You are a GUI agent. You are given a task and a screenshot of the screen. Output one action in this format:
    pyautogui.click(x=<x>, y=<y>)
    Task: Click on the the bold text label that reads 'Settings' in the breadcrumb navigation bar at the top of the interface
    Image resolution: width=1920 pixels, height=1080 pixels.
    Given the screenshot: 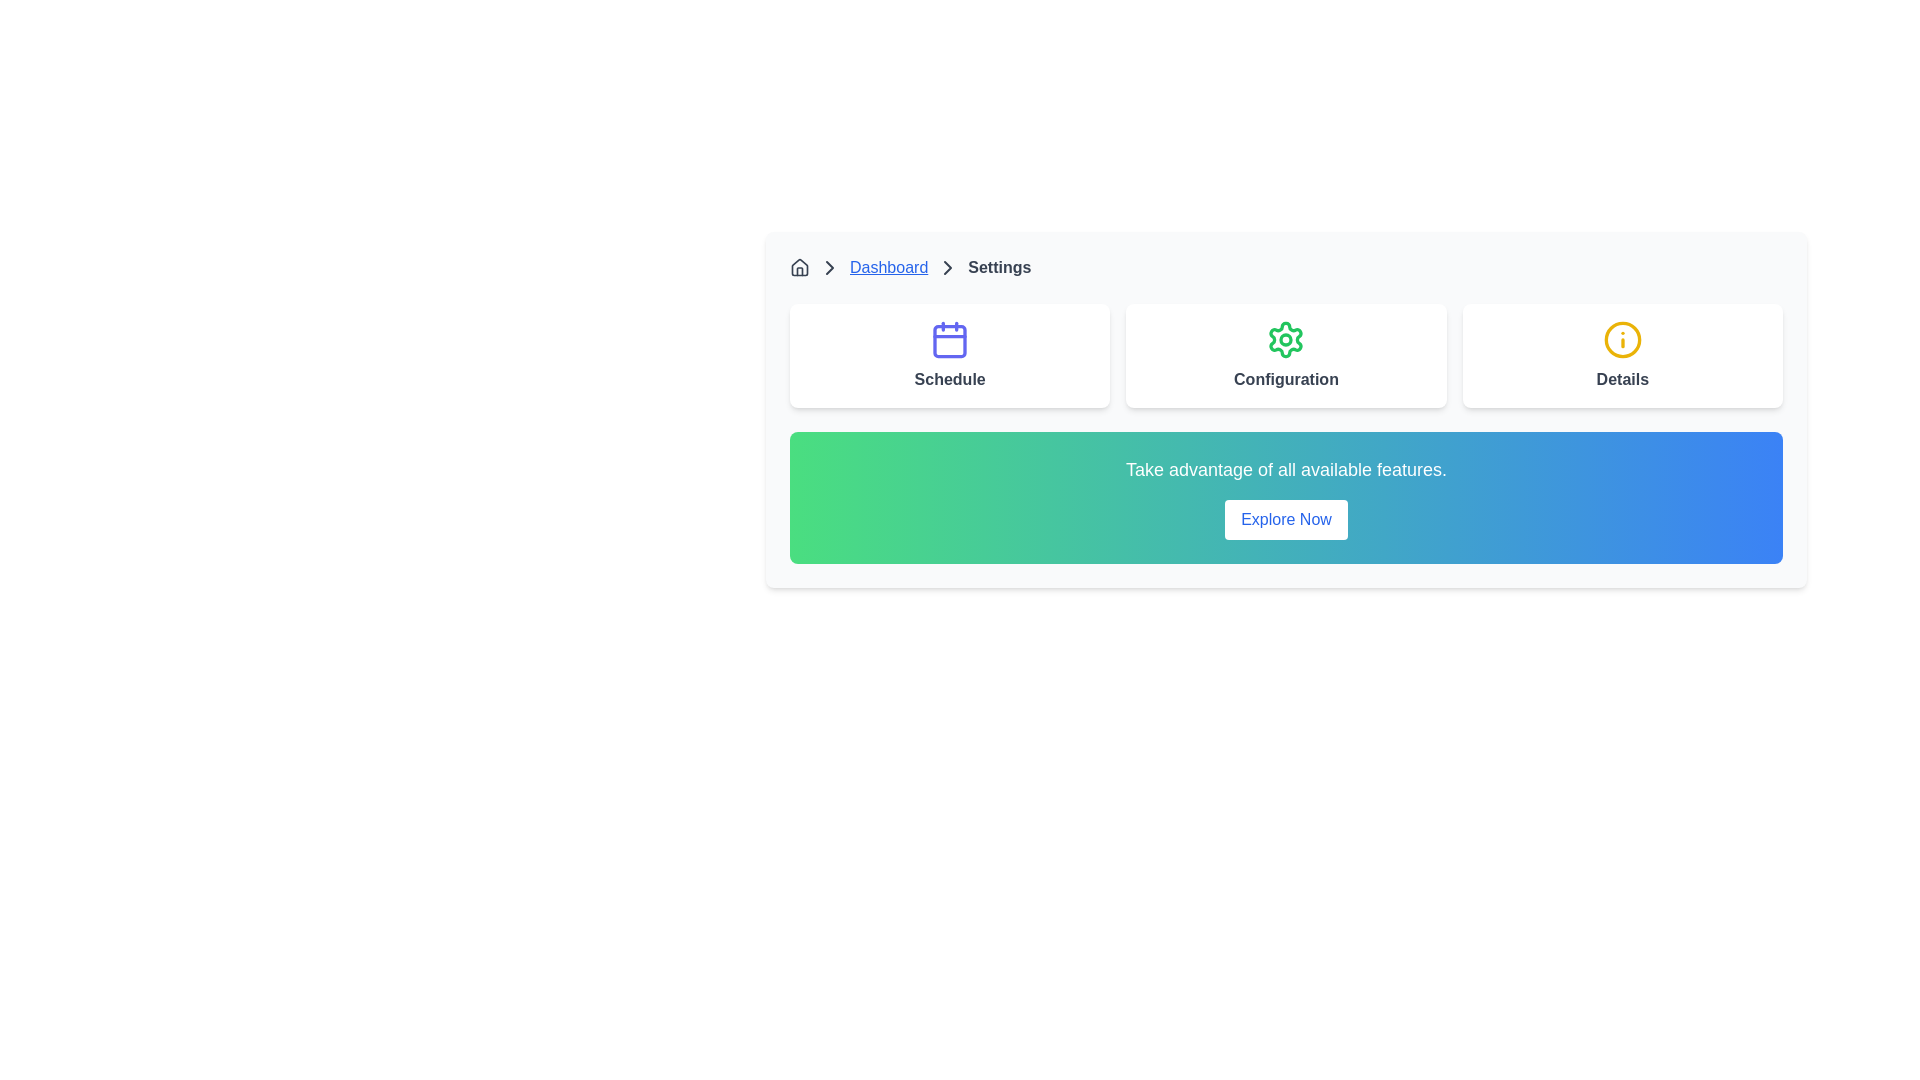 What is the action you would take?
    pyautogui.click(x=999, y=266)
    